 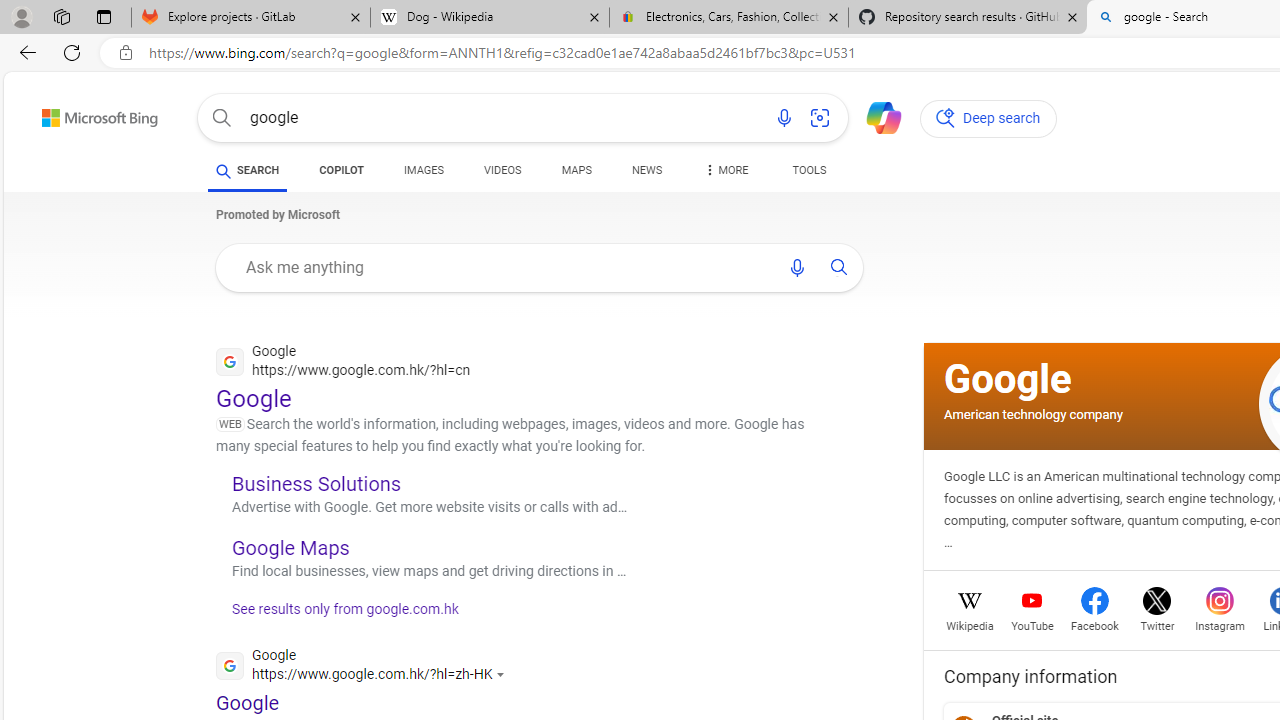 I want to click on 'See results only from google.com.hk', so click(x=337, y=613).